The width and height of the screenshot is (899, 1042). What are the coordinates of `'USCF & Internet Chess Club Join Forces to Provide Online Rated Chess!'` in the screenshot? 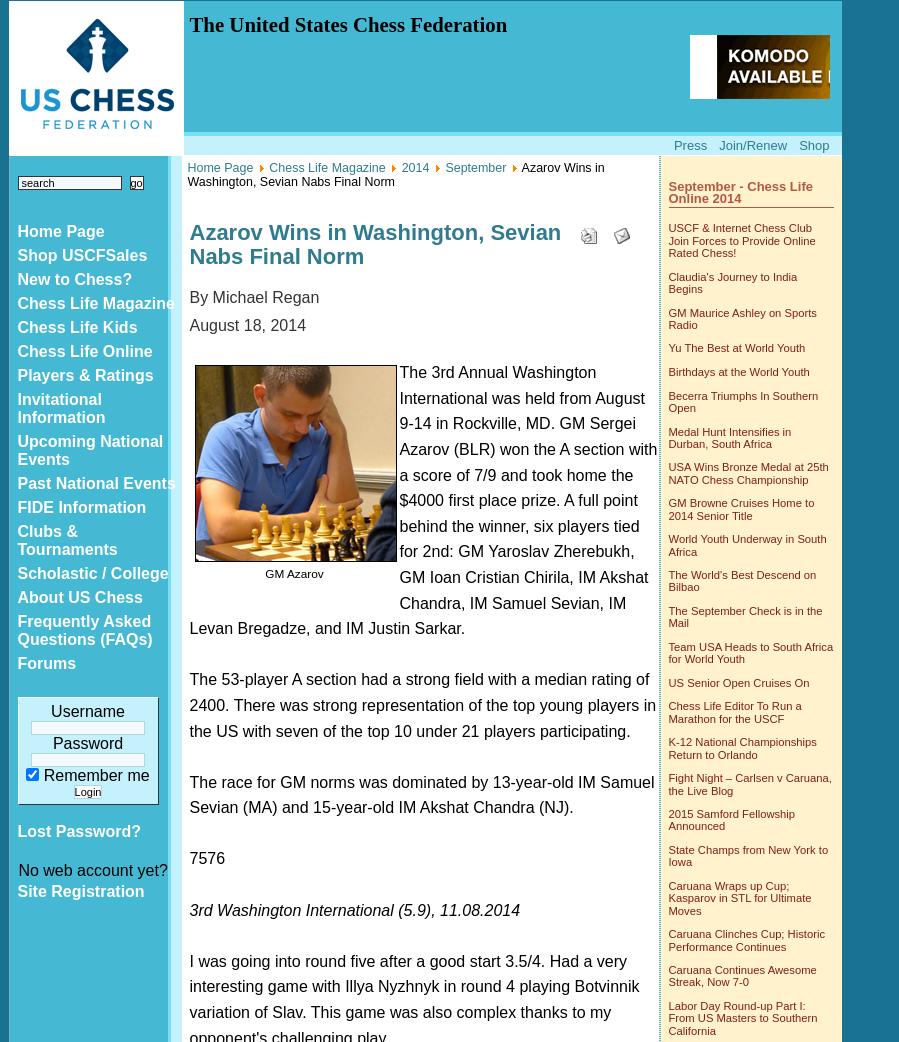 It's located at (740, 239).